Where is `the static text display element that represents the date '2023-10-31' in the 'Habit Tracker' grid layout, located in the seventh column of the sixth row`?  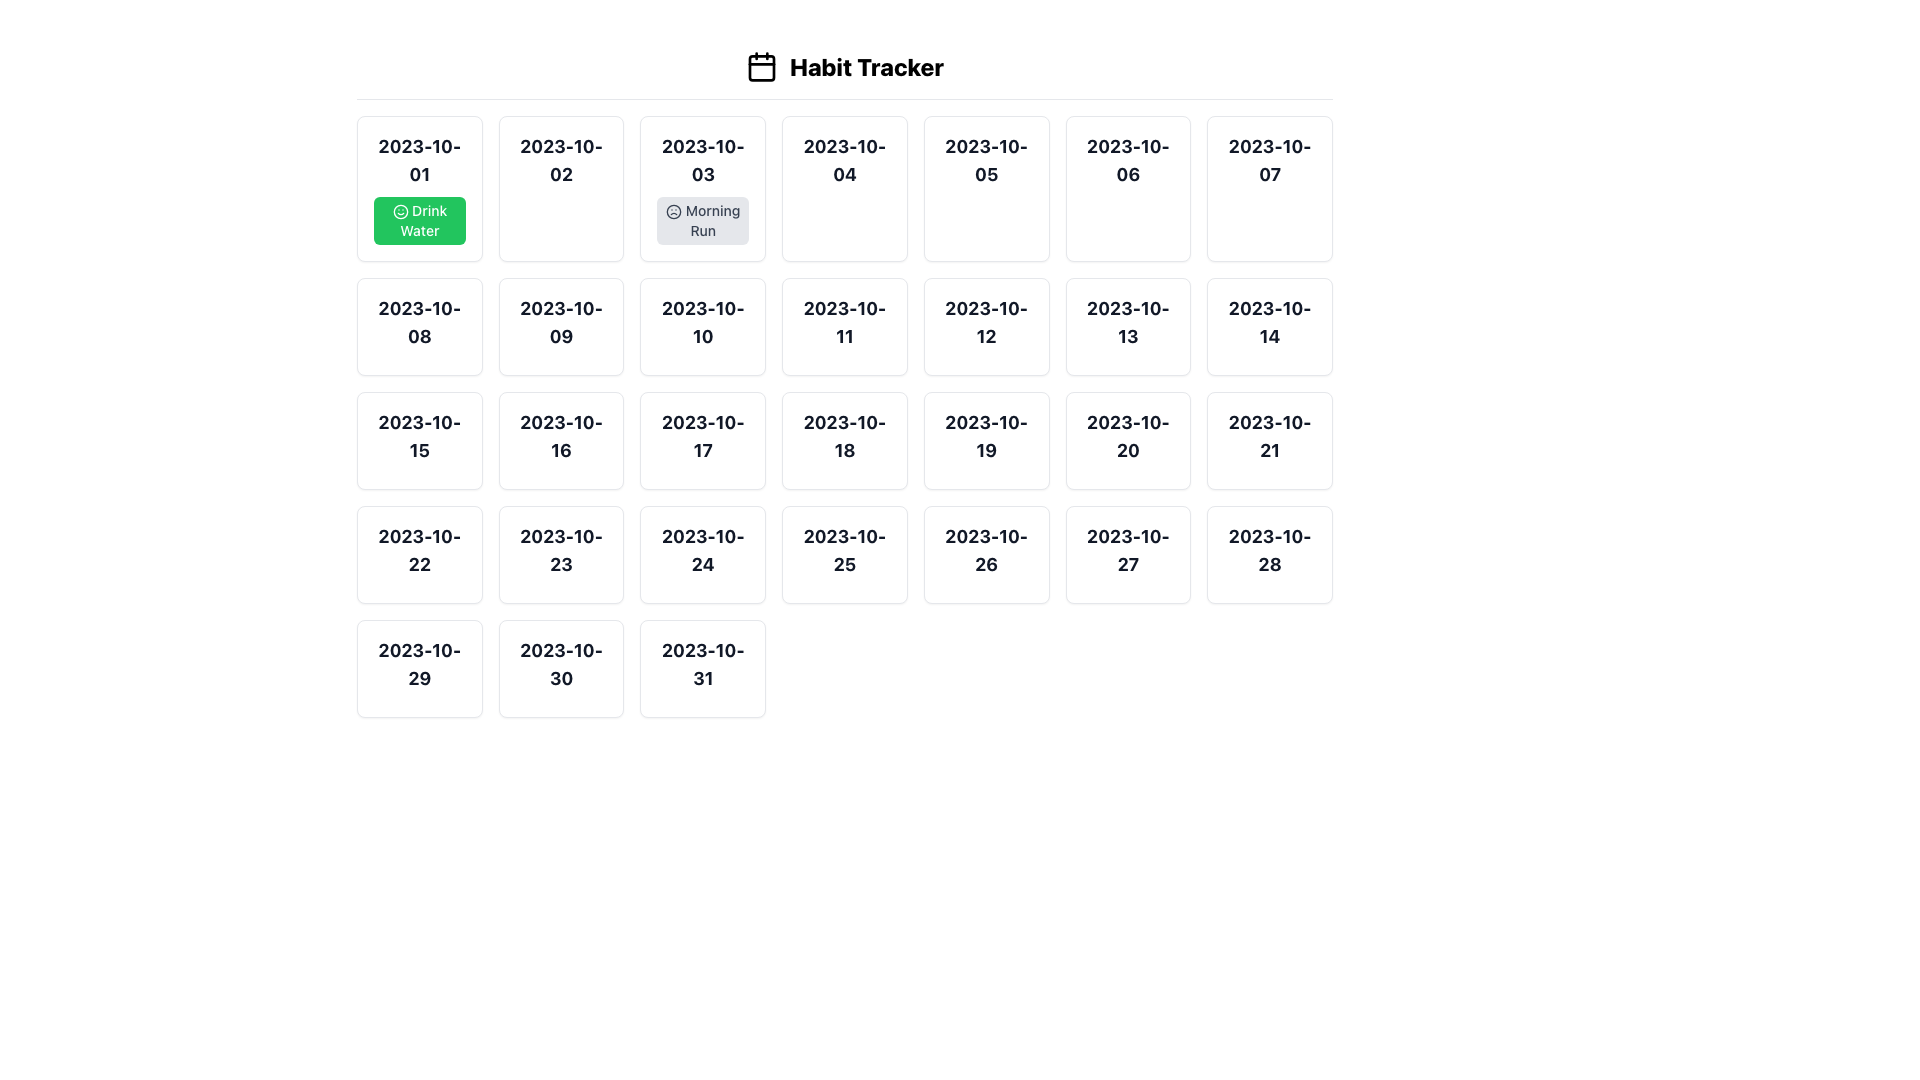
the static text display element that represents the date '2023-10-31' in the 'Habit Tracker' grid layout, located in the seventh column of the sixth row is located at coordinates (703, 668).